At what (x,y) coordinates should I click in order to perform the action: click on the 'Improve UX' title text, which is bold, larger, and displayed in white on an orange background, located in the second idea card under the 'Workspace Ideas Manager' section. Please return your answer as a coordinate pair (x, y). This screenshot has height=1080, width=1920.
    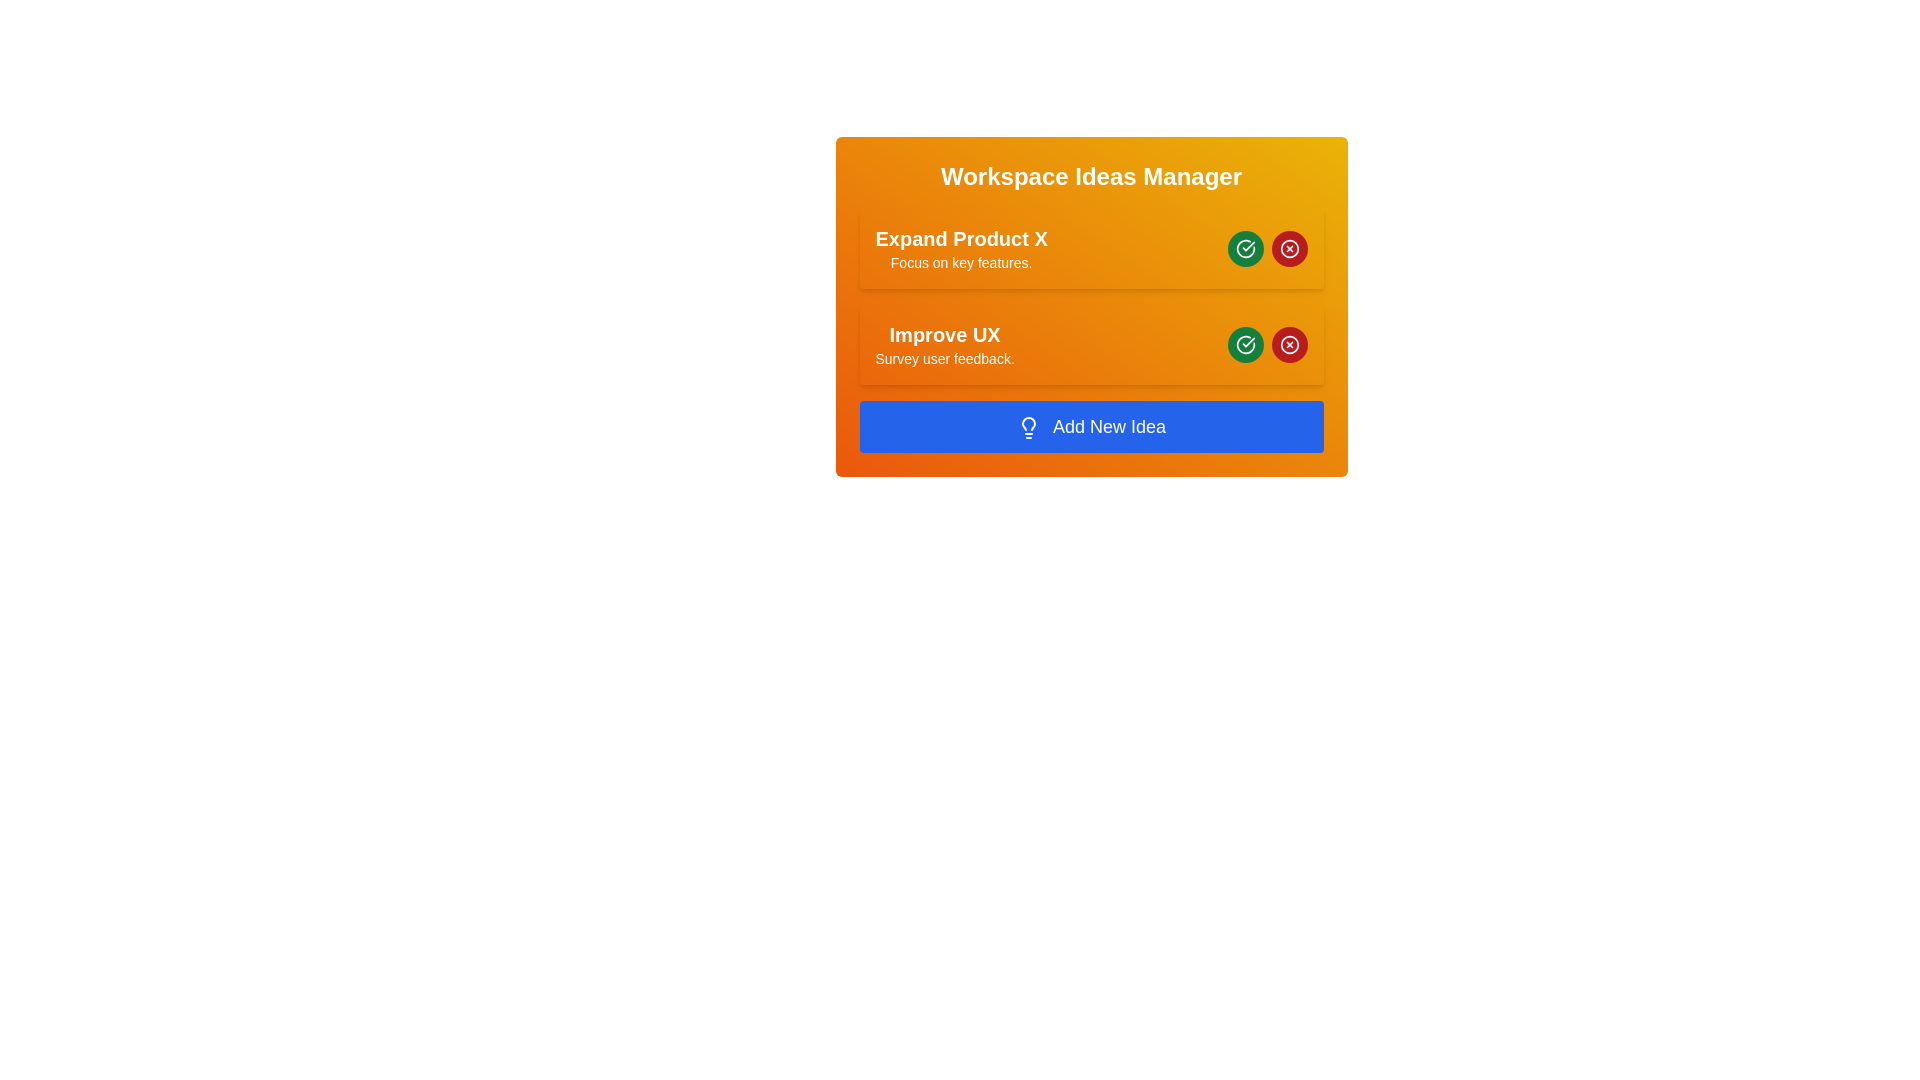
    Looking at the image, I should click on (944, 334).